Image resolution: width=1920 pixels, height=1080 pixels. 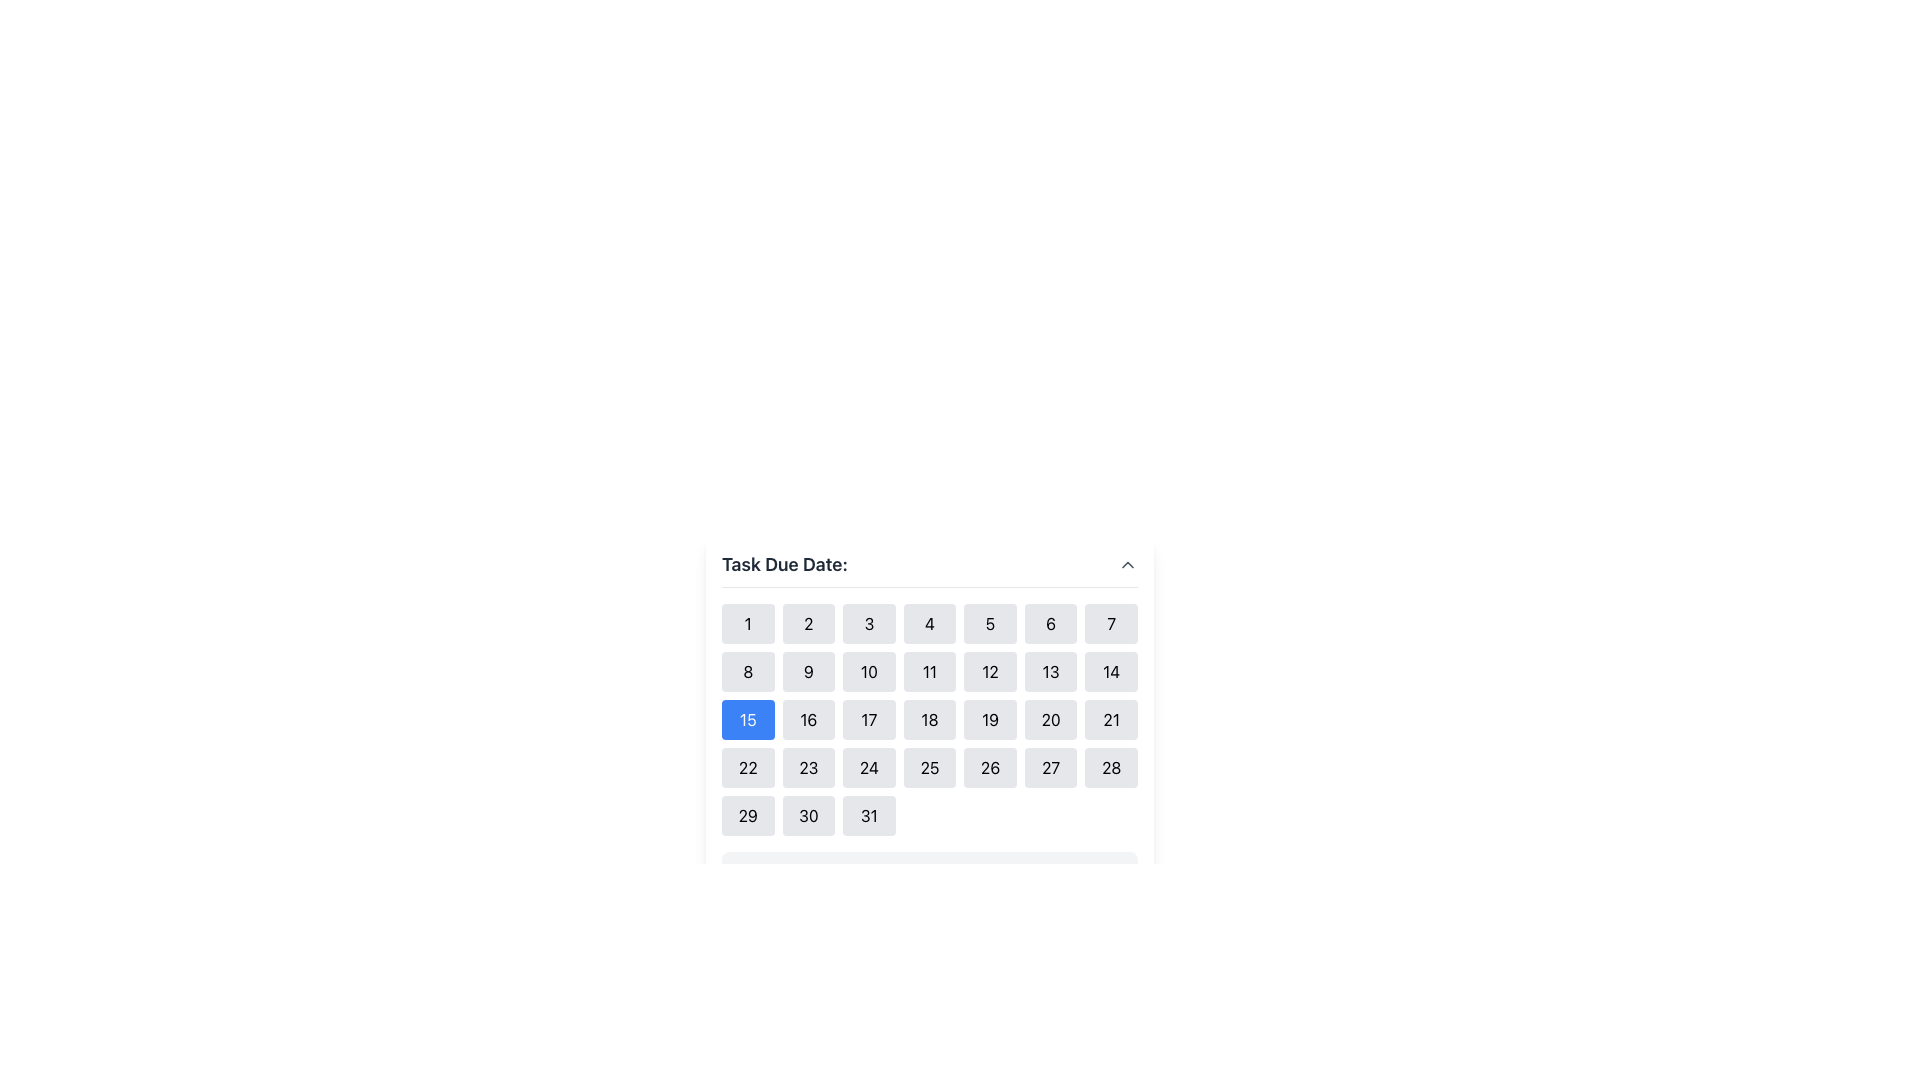 I want to click on the button displaying the number '28', which is located in the last row and last column of a grid, so click(x=1110, y=766).